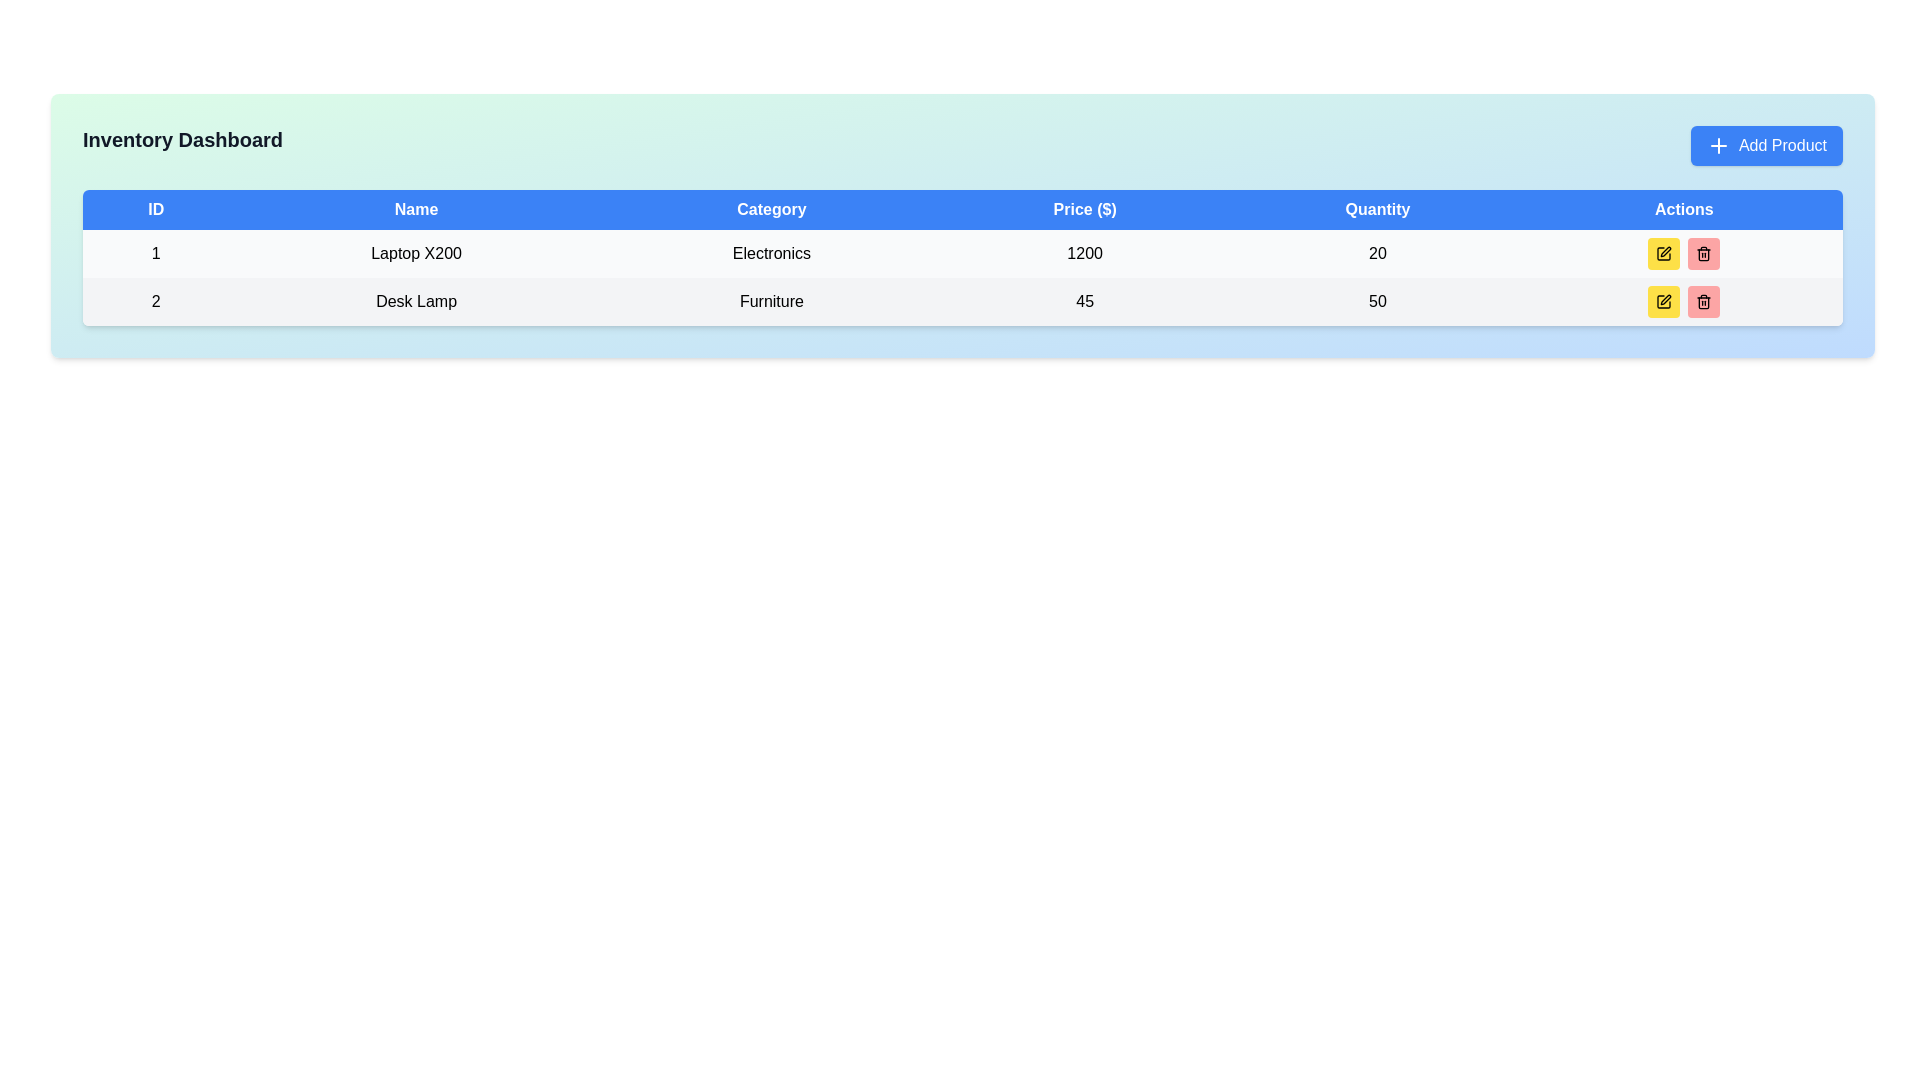 The image size is (1920, 1080). Describe the element at coordinates (963, 301) in the screenshot. I see `information displayed in the second row of the table, which contains the data fields: '2' under 'ID', 'Desk Lamp' under 'Name', 'Furniture' under 'Category', '45' under 'Price ($)', and '50' under 'Quantity'` at that location.